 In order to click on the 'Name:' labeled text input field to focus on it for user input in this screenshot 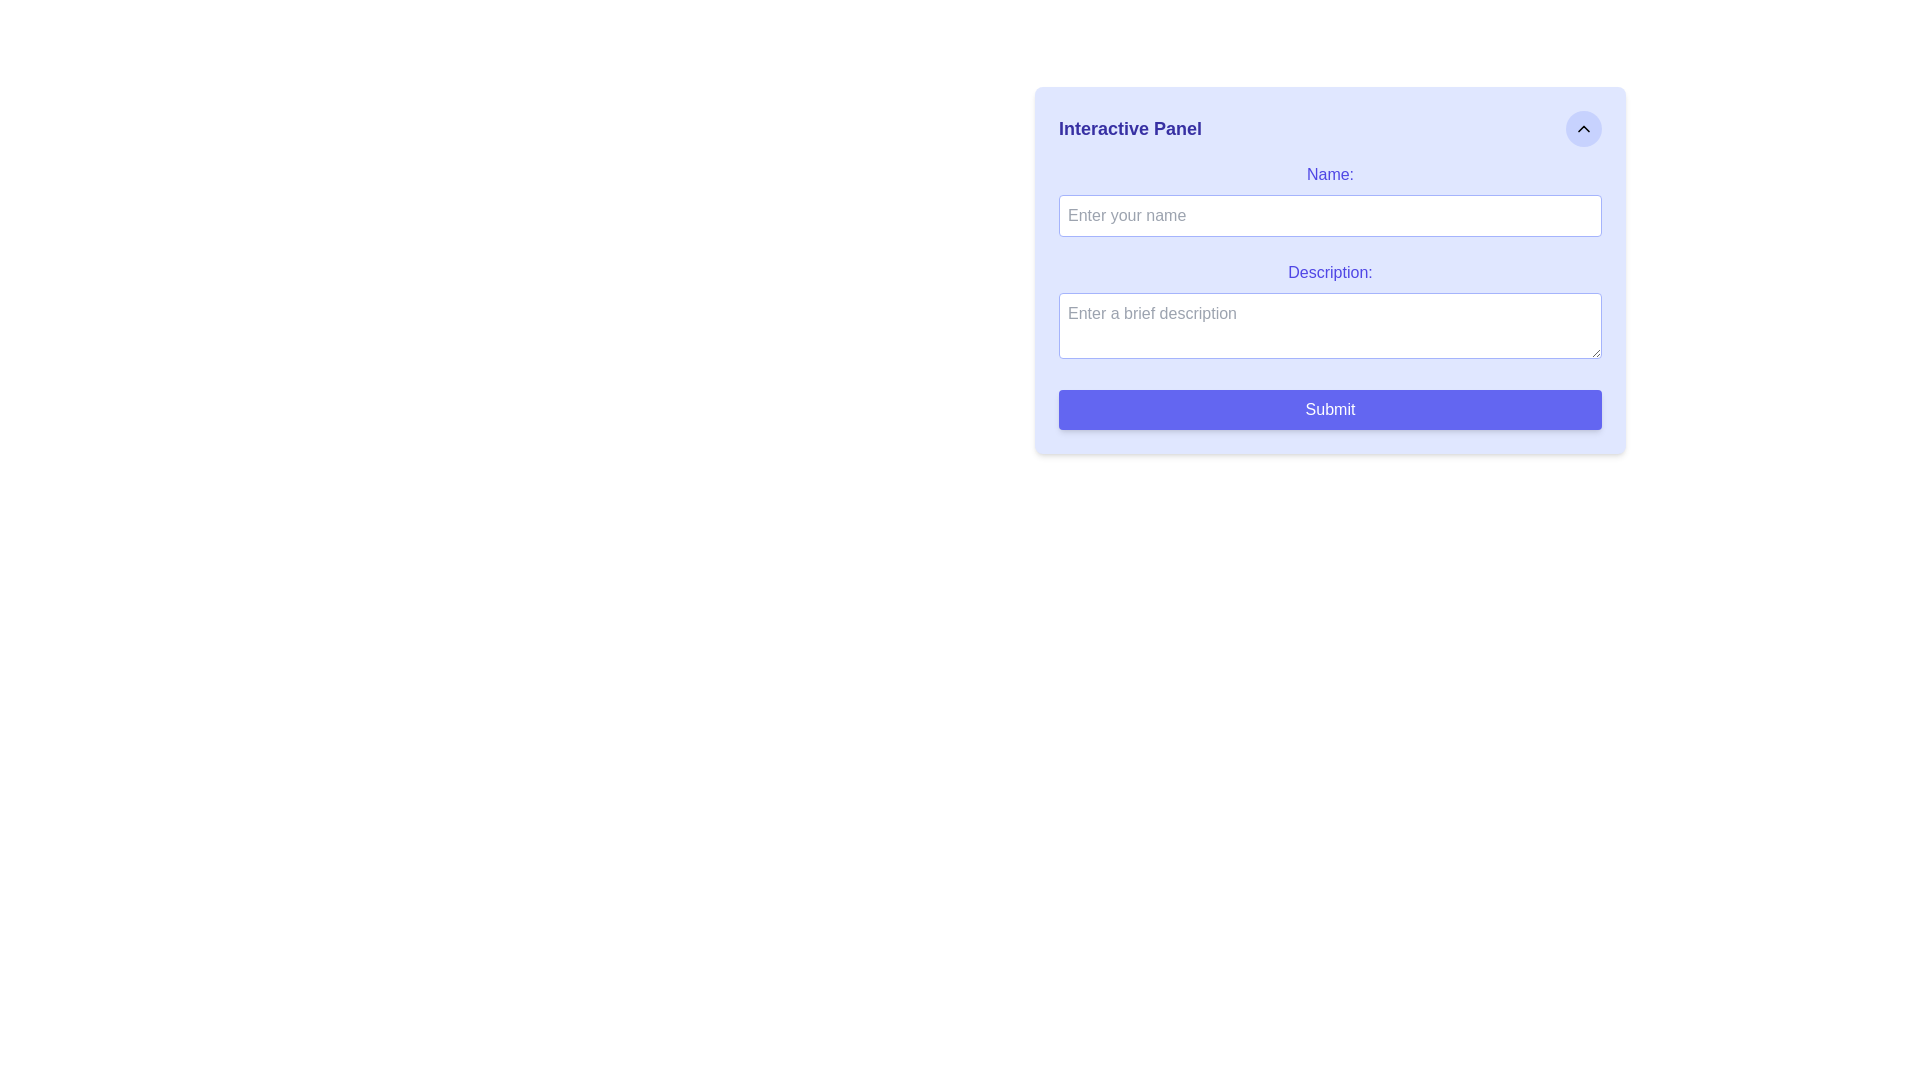, I will do `click(1330, 200)`.